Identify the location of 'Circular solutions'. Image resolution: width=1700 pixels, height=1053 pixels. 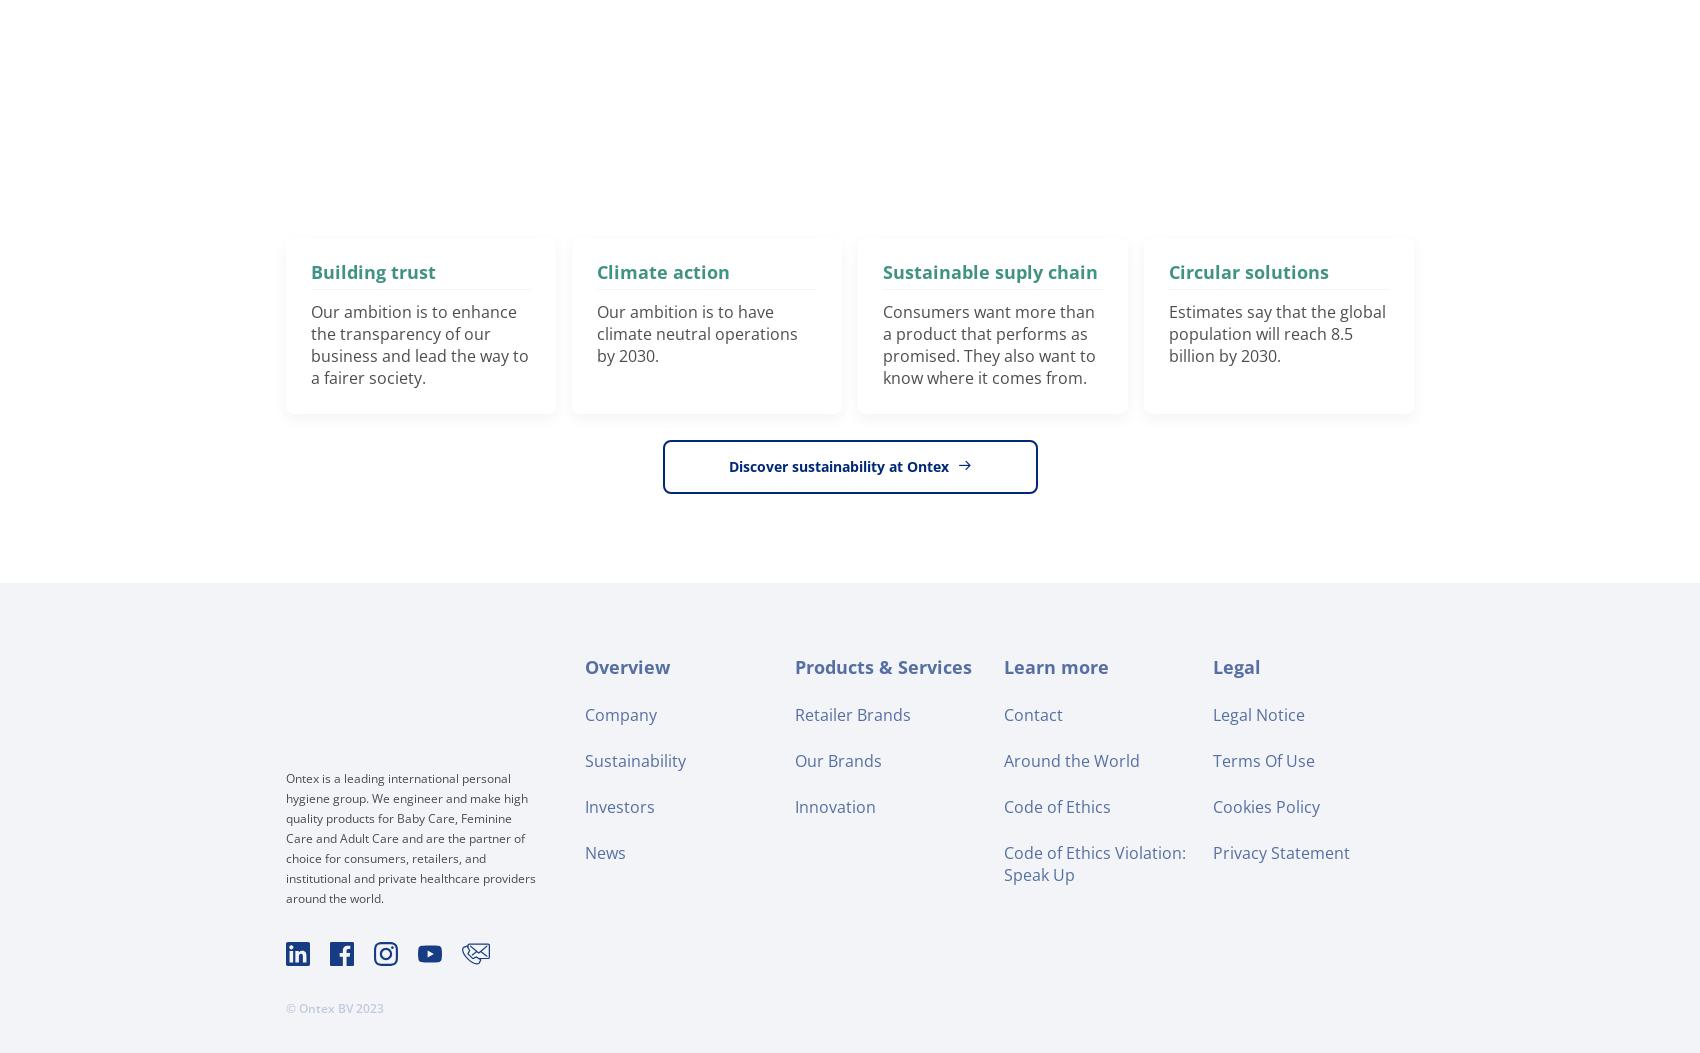
(1168, 270).